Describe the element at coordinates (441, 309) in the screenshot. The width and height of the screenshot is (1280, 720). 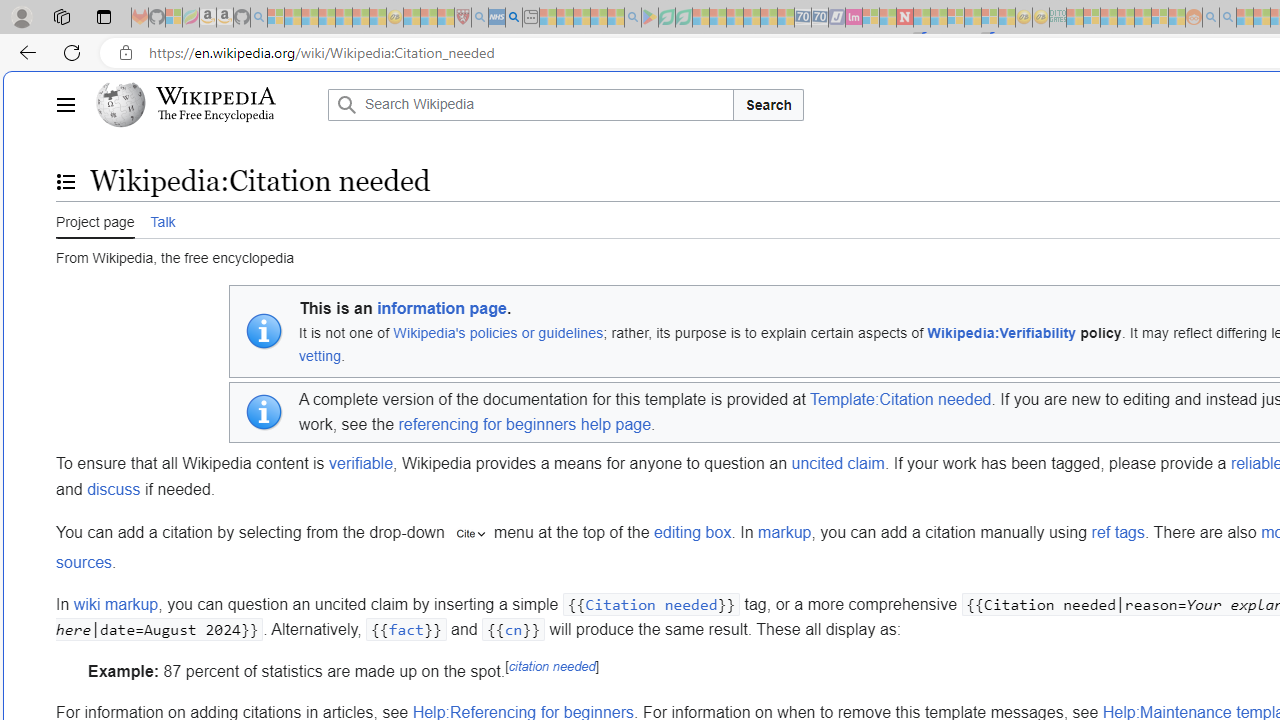
I see `'information page'` at that location.